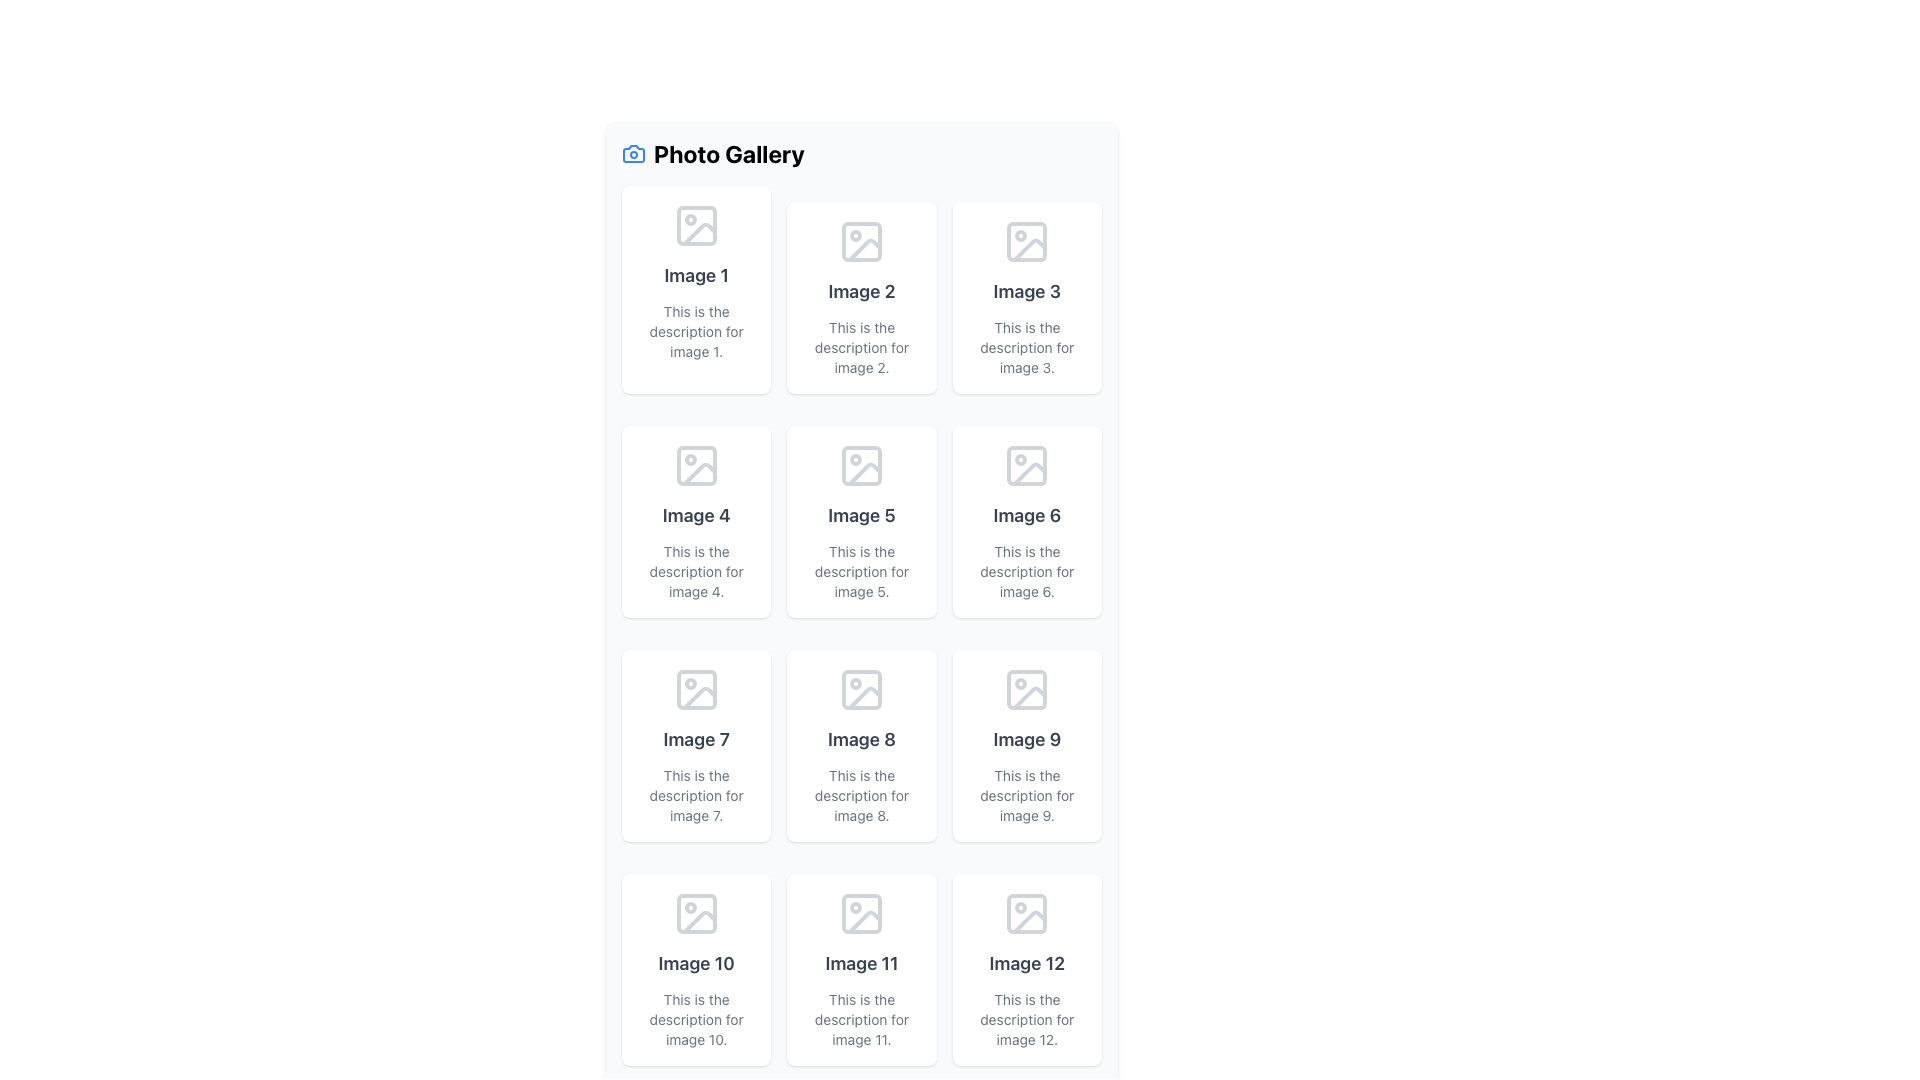 The height and width of the screenshot is (1080, 1920). Describe the element at coordinates (1027, 297) in the screenshot. I see `the Card element representing an item in the gallery, which is the third tile in the top row` at that location.